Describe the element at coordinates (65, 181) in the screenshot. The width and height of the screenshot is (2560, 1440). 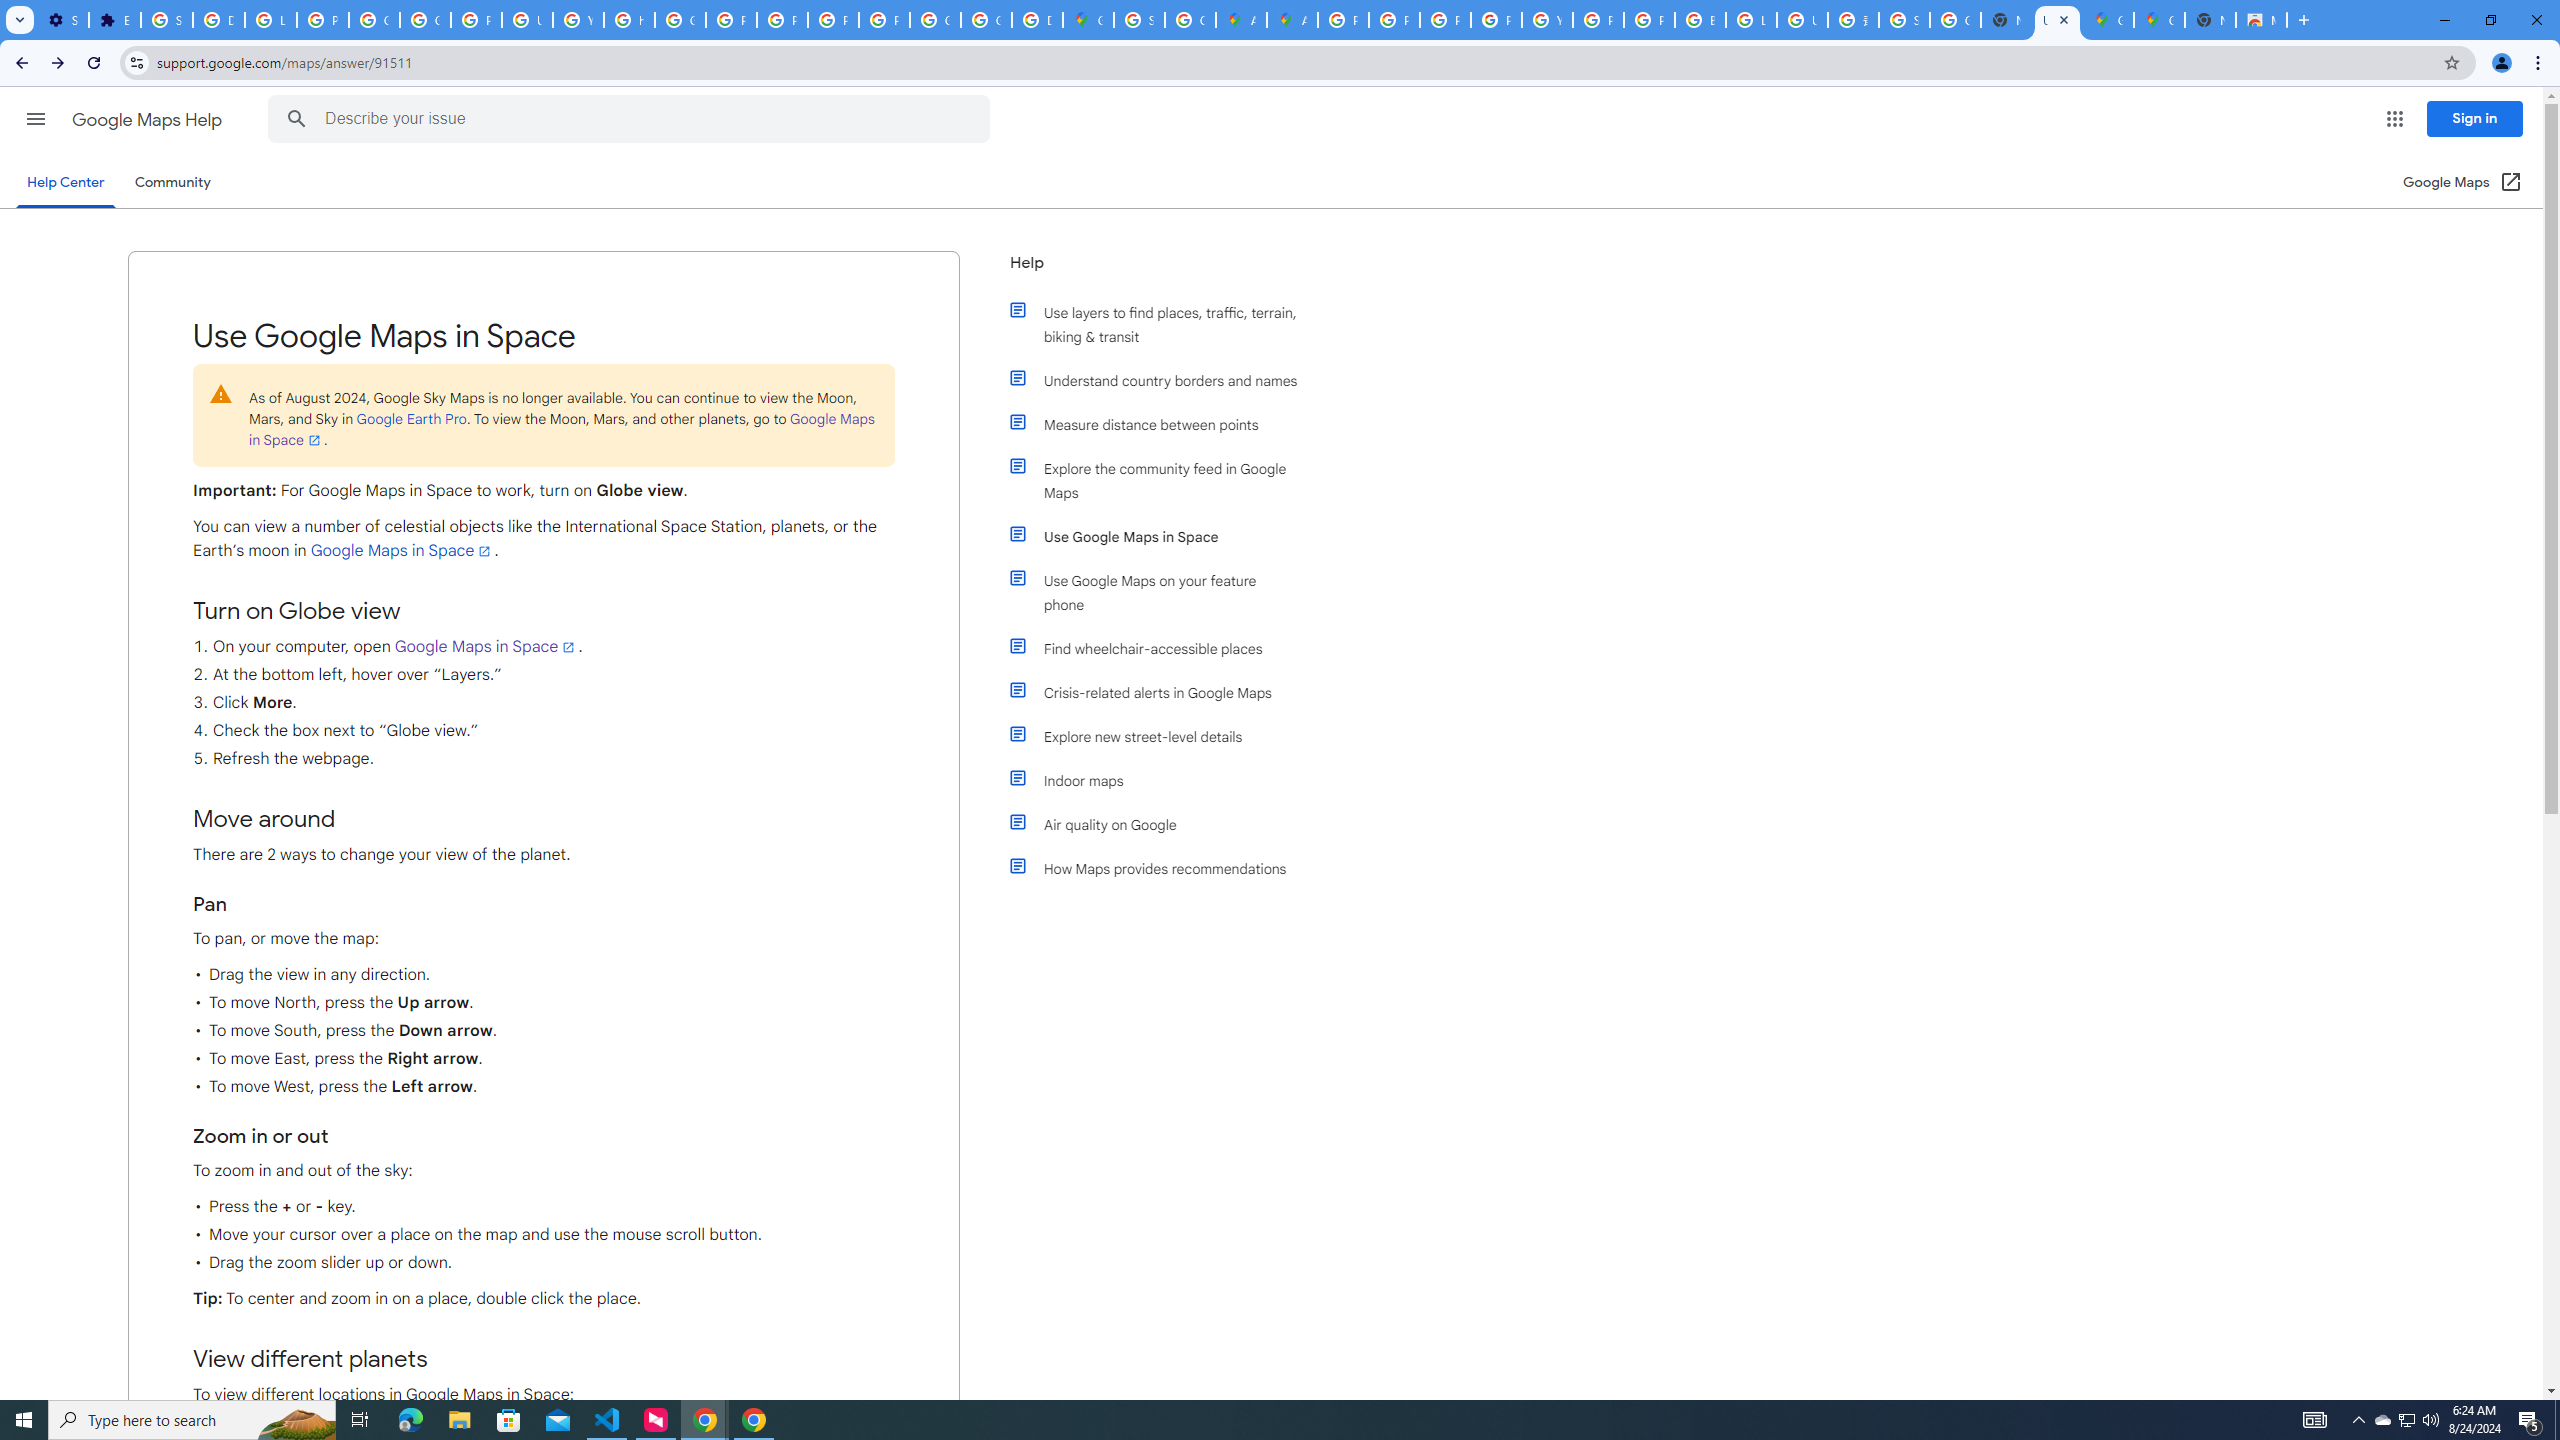
I see `'Help Center'` at that location.